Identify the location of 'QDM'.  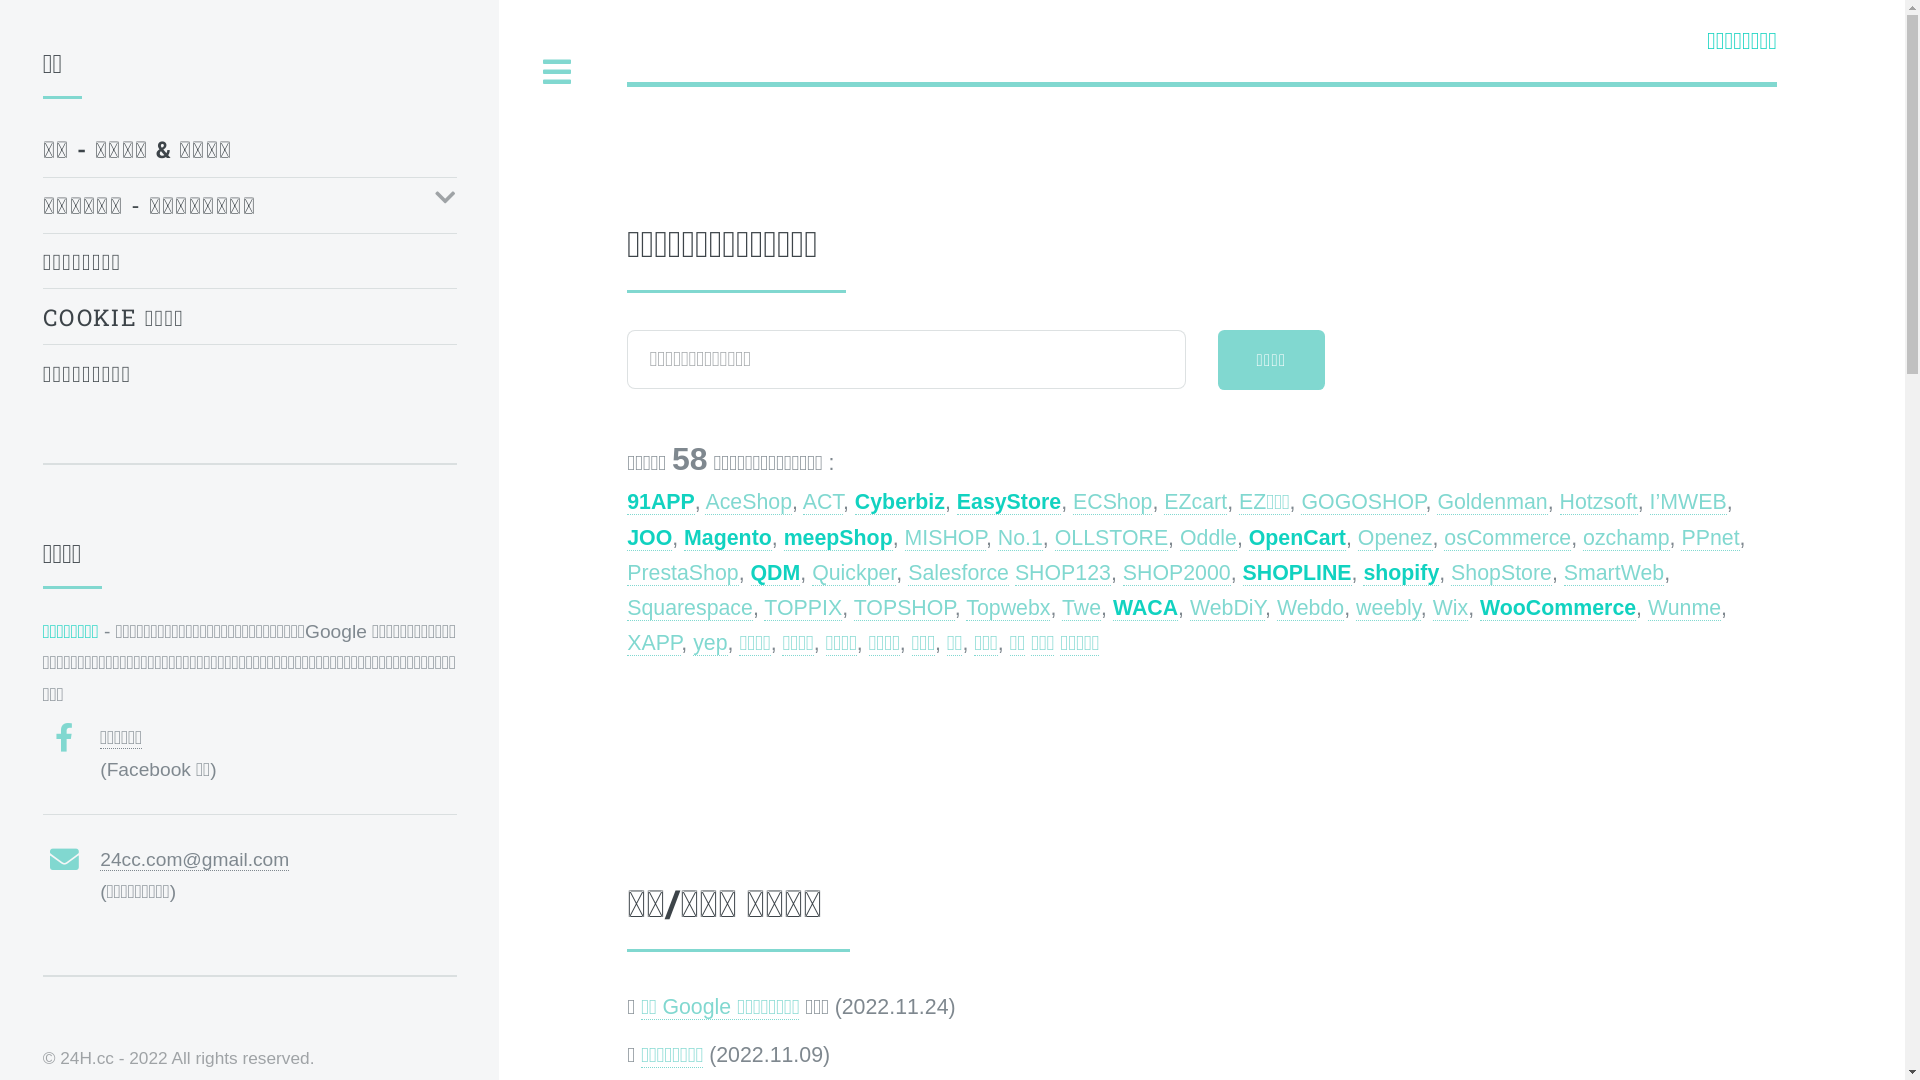
(773, 573).